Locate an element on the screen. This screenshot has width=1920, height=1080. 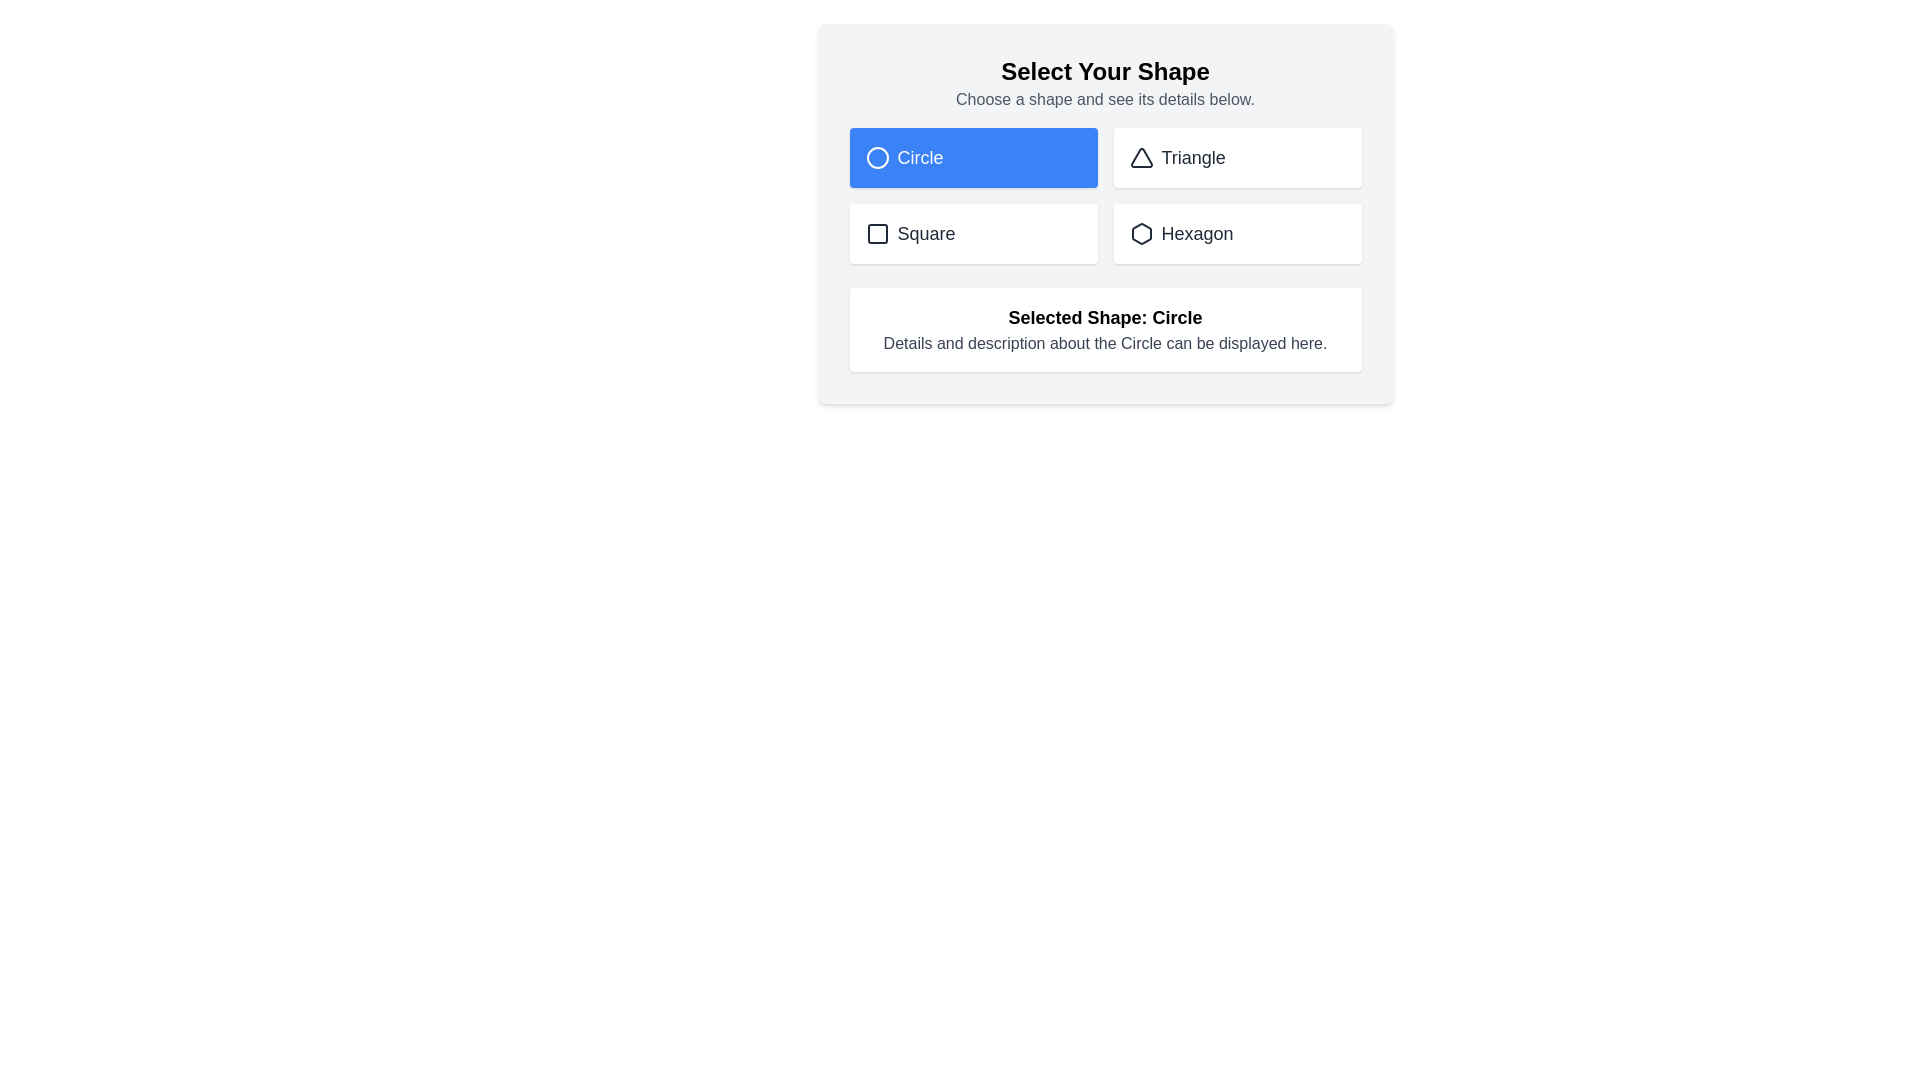
the text label that indicates the 'Triangle' shape option, which is positioned slightly to the right of a triangle icon in the top section of the interface is located at coordinates (1193, 157).